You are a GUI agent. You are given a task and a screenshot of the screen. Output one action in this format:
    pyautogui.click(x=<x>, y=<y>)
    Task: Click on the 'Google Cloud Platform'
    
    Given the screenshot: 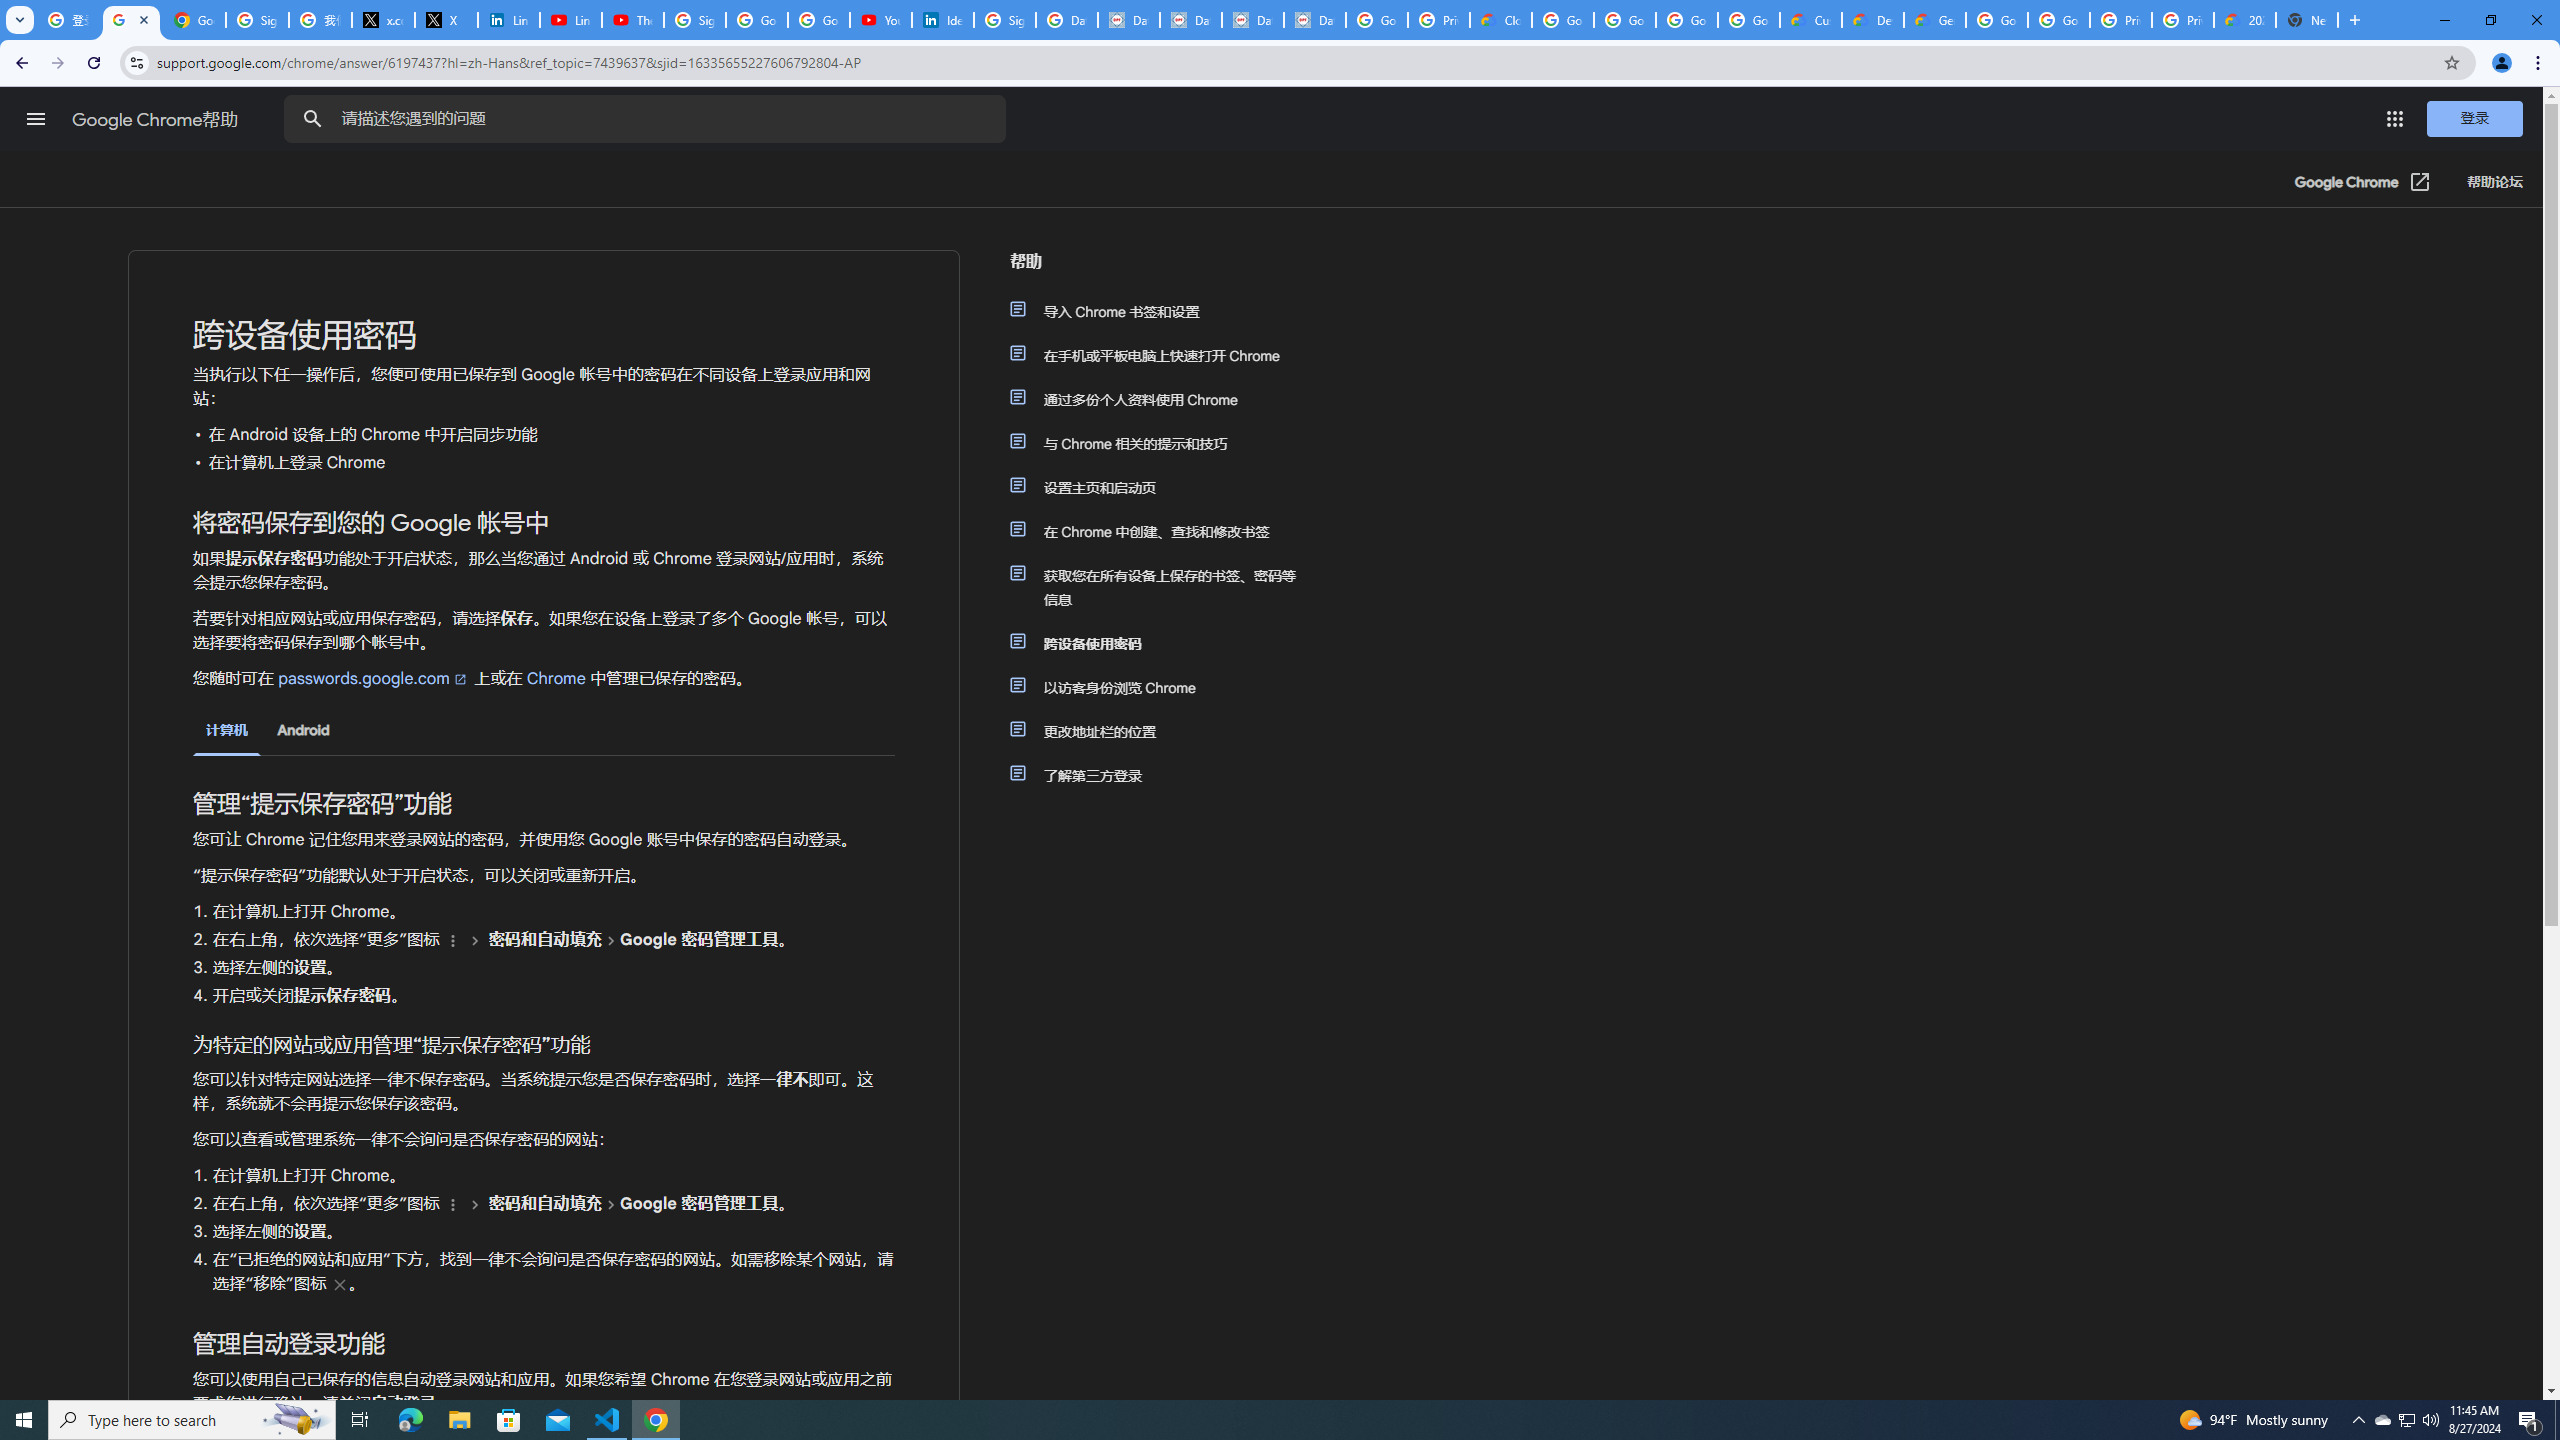 What is the action you would take?
    pyautogui.click(x=1996, y=19)
    